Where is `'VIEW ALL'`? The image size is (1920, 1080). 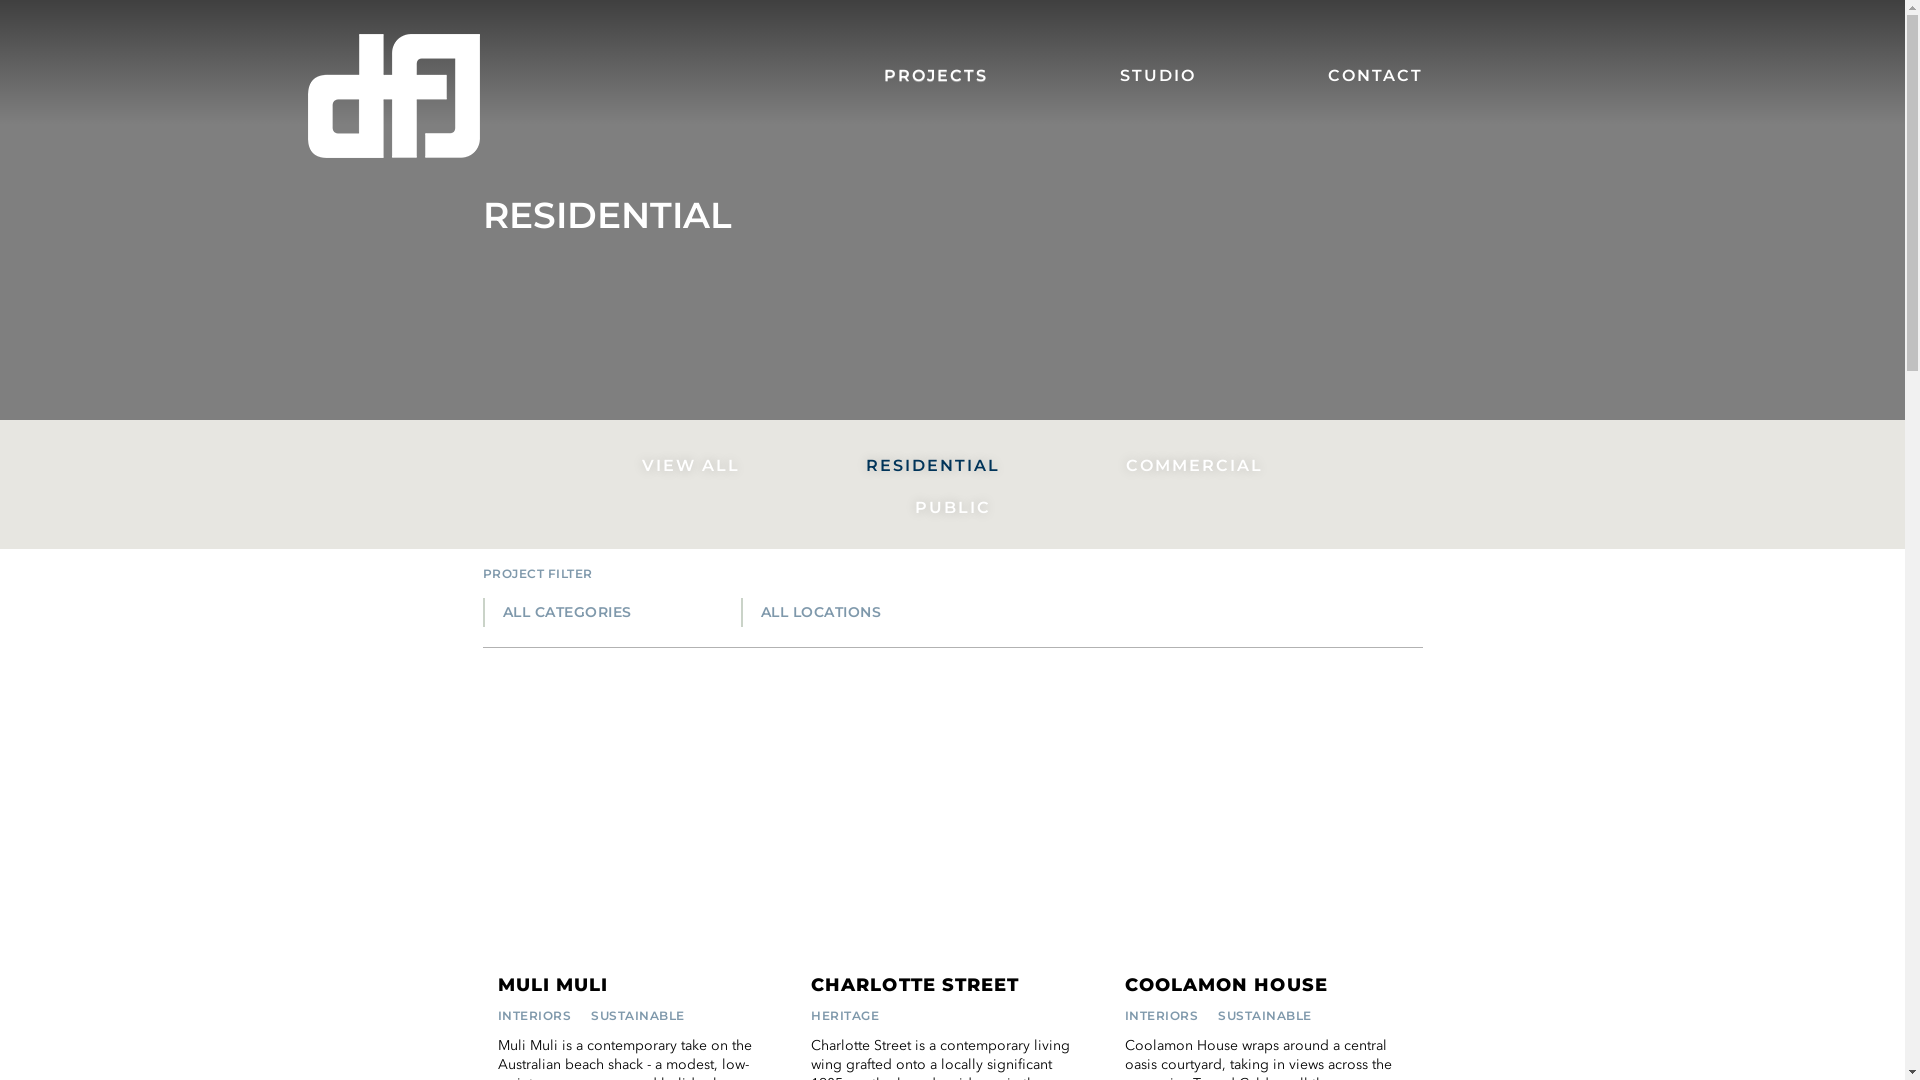 'VIEW ALL' is located at coordinates (691, 466).